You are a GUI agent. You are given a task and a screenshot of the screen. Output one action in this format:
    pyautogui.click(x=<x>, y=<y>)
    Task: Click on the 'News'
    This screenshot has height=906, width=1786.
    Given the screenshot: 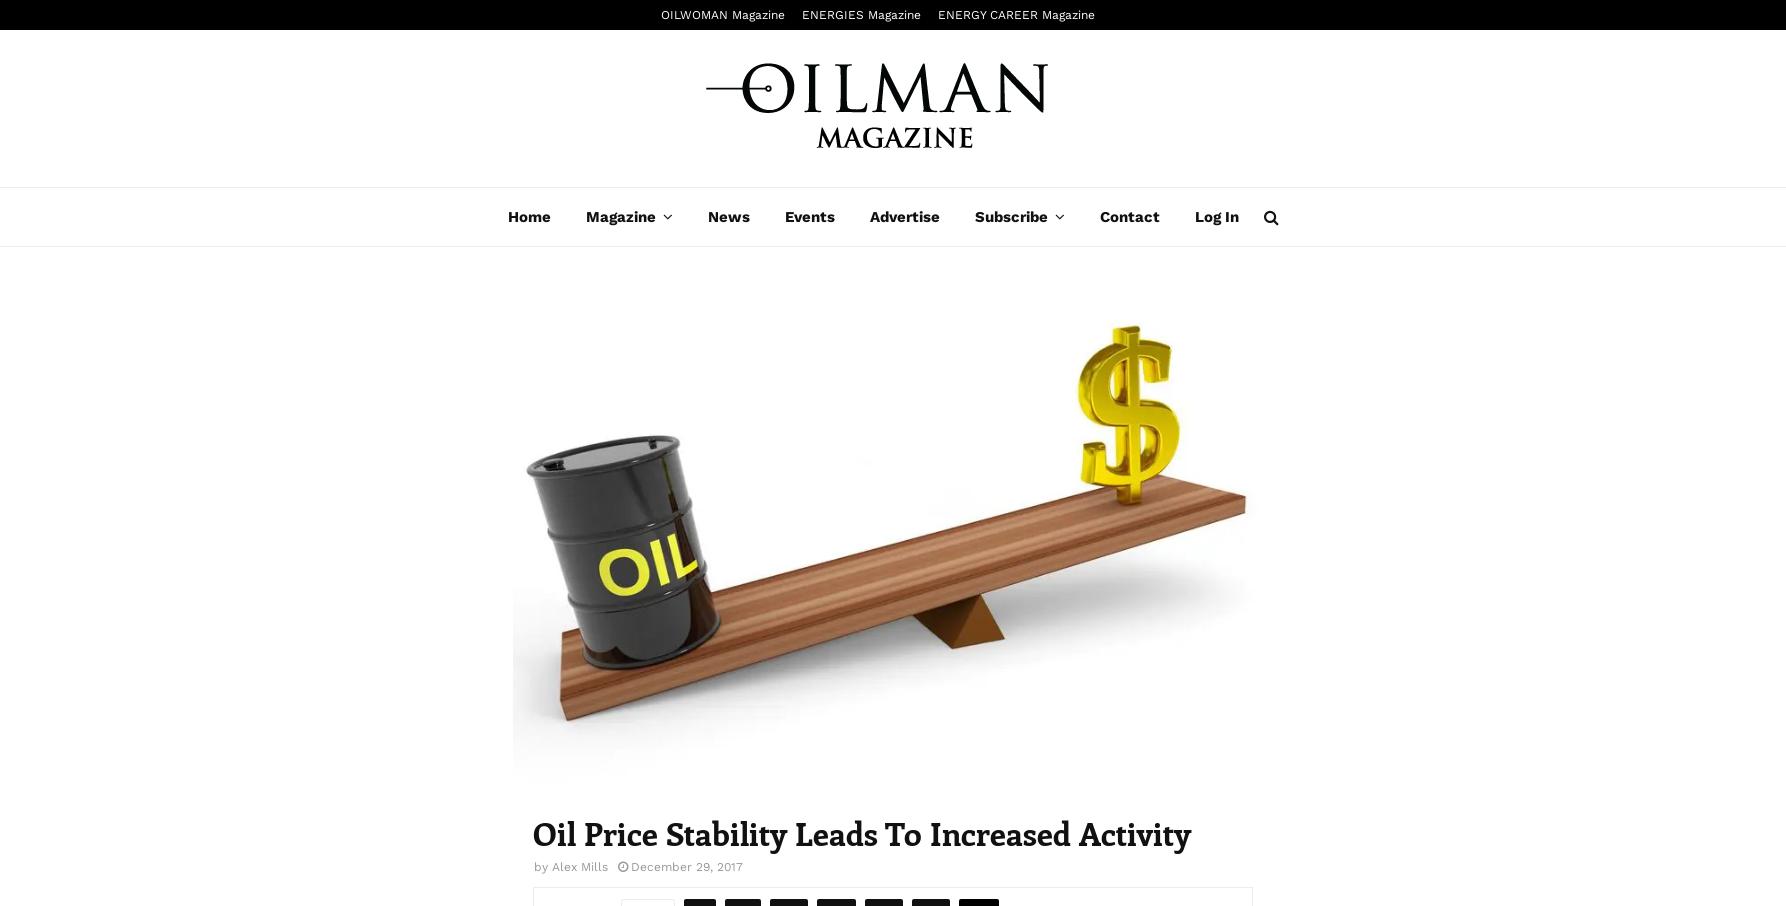 What is the action you would take?
    pyautogui.click(x=727, y=215)
    